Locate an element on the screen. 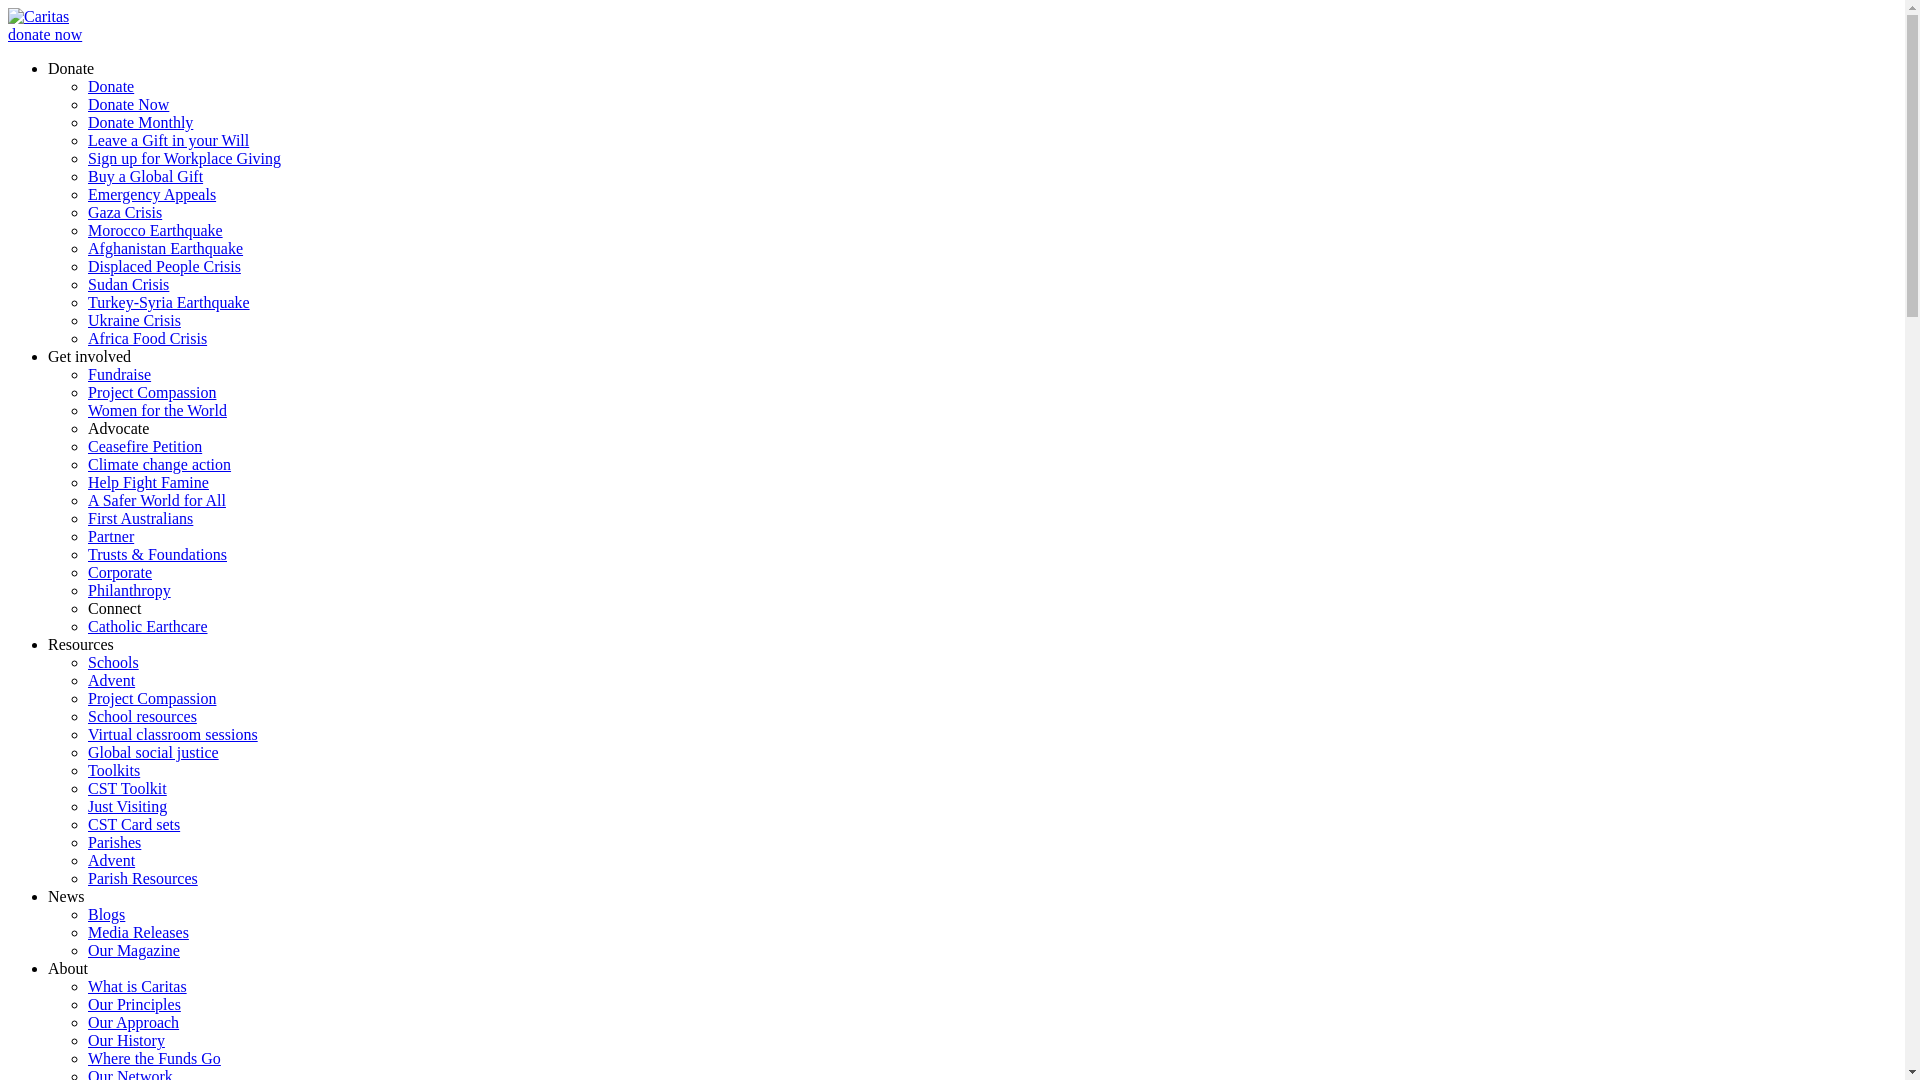  'Ukraine Crisis' is located at coordinates (86, 319).